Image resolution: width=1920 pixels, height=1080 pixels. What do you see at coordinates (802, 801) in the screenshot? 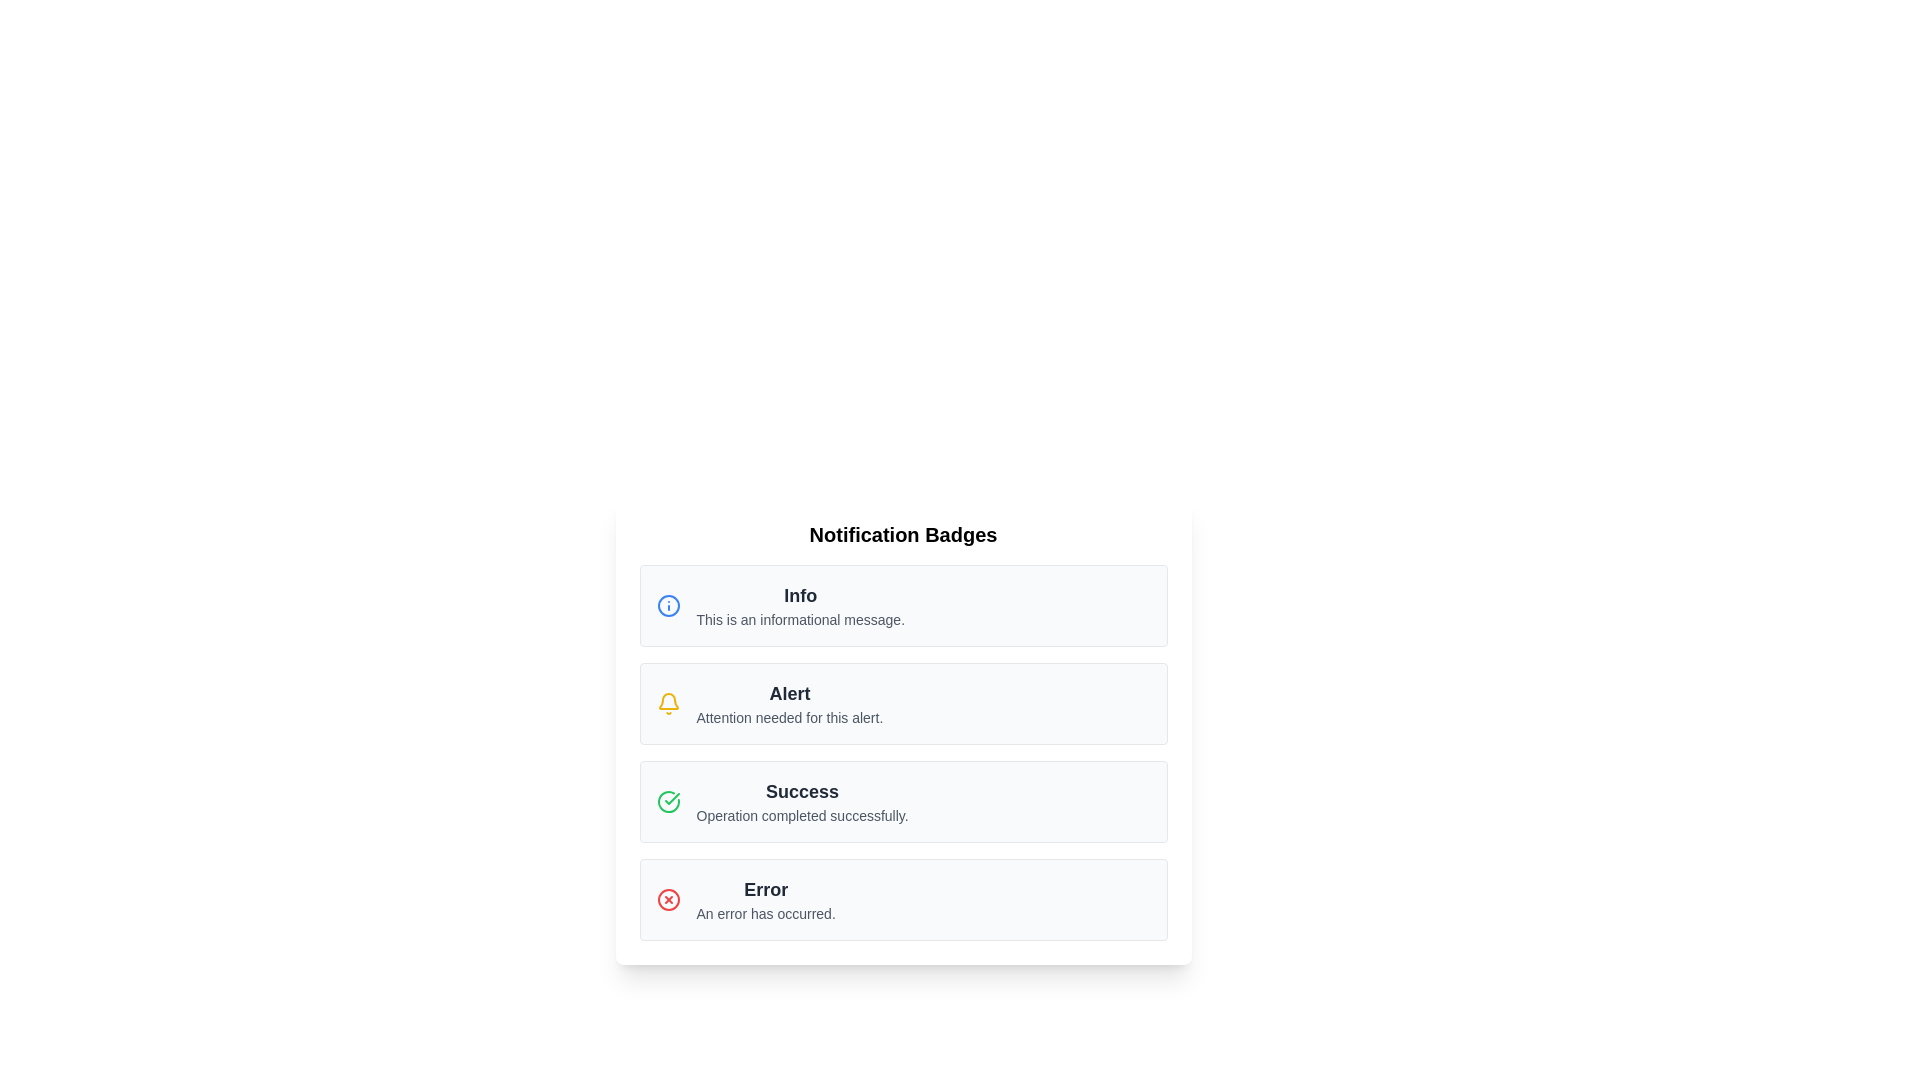
I see `the notification text block that displays 'Success' and 'Operation completed successfully.' This text block is the third notification in a vertical list with a light gray background` at bounding box center [802, 801].